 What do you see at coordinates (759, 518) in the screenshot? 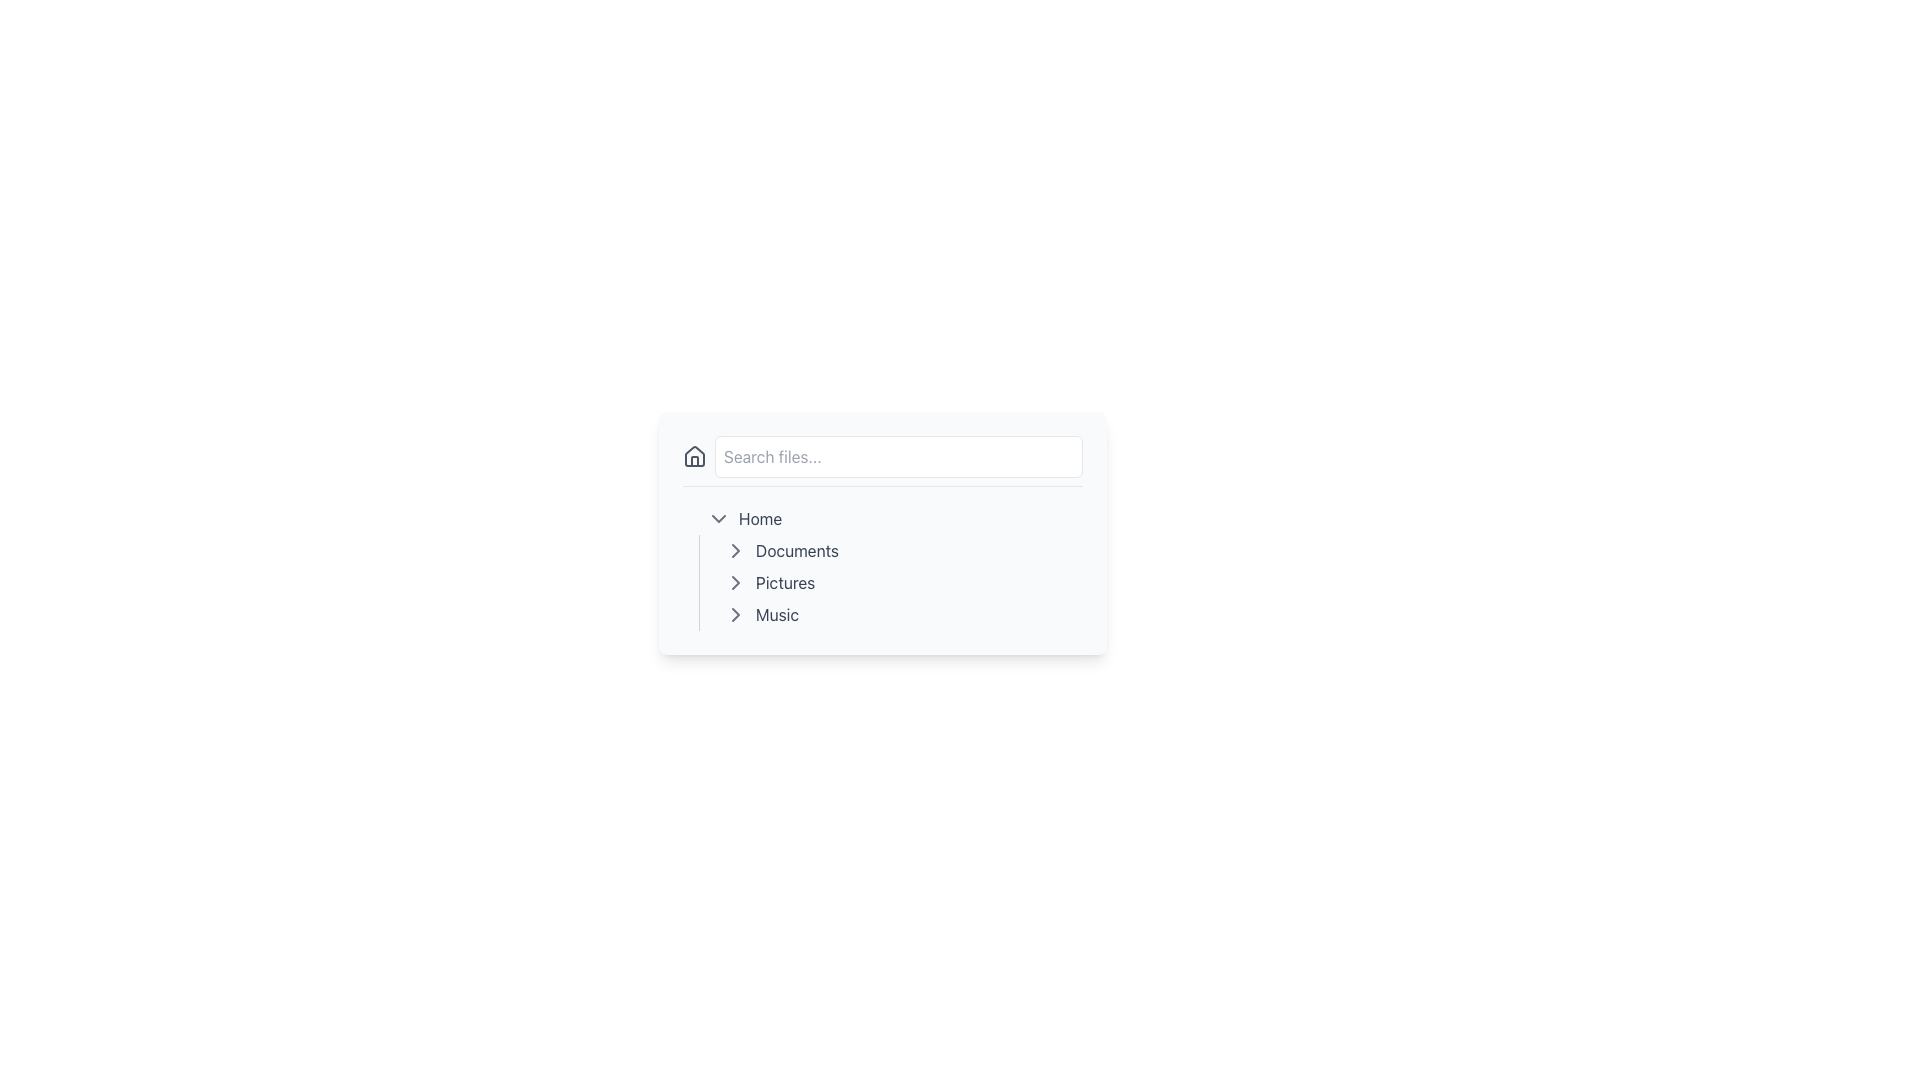
I see `text displayed in the 'Home' Text Display element, which is styled in dark gray and positioned below the search bar in the navigation list` at bounding box center [759, 518].